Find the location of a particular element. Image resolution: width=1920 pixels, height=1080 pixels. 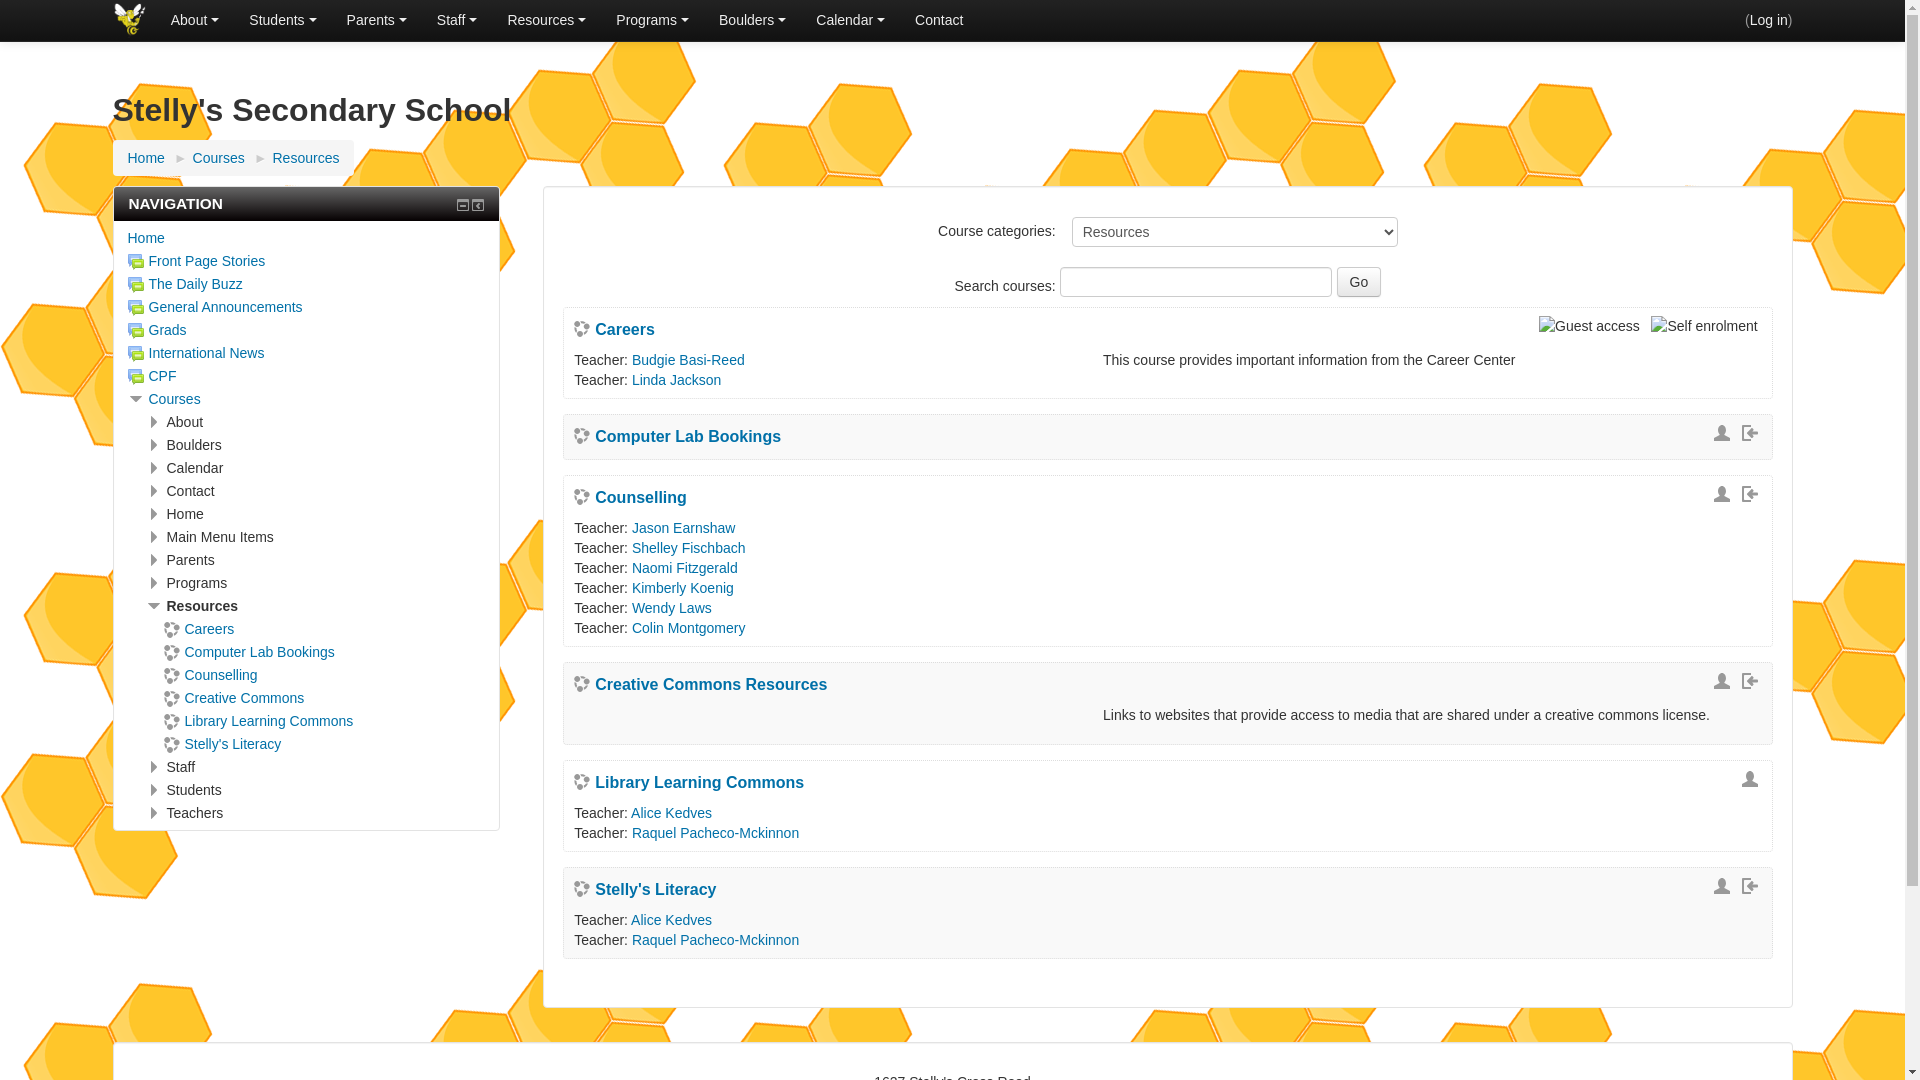

'Kimberly Koenig' is located at coordinates (631, 586).